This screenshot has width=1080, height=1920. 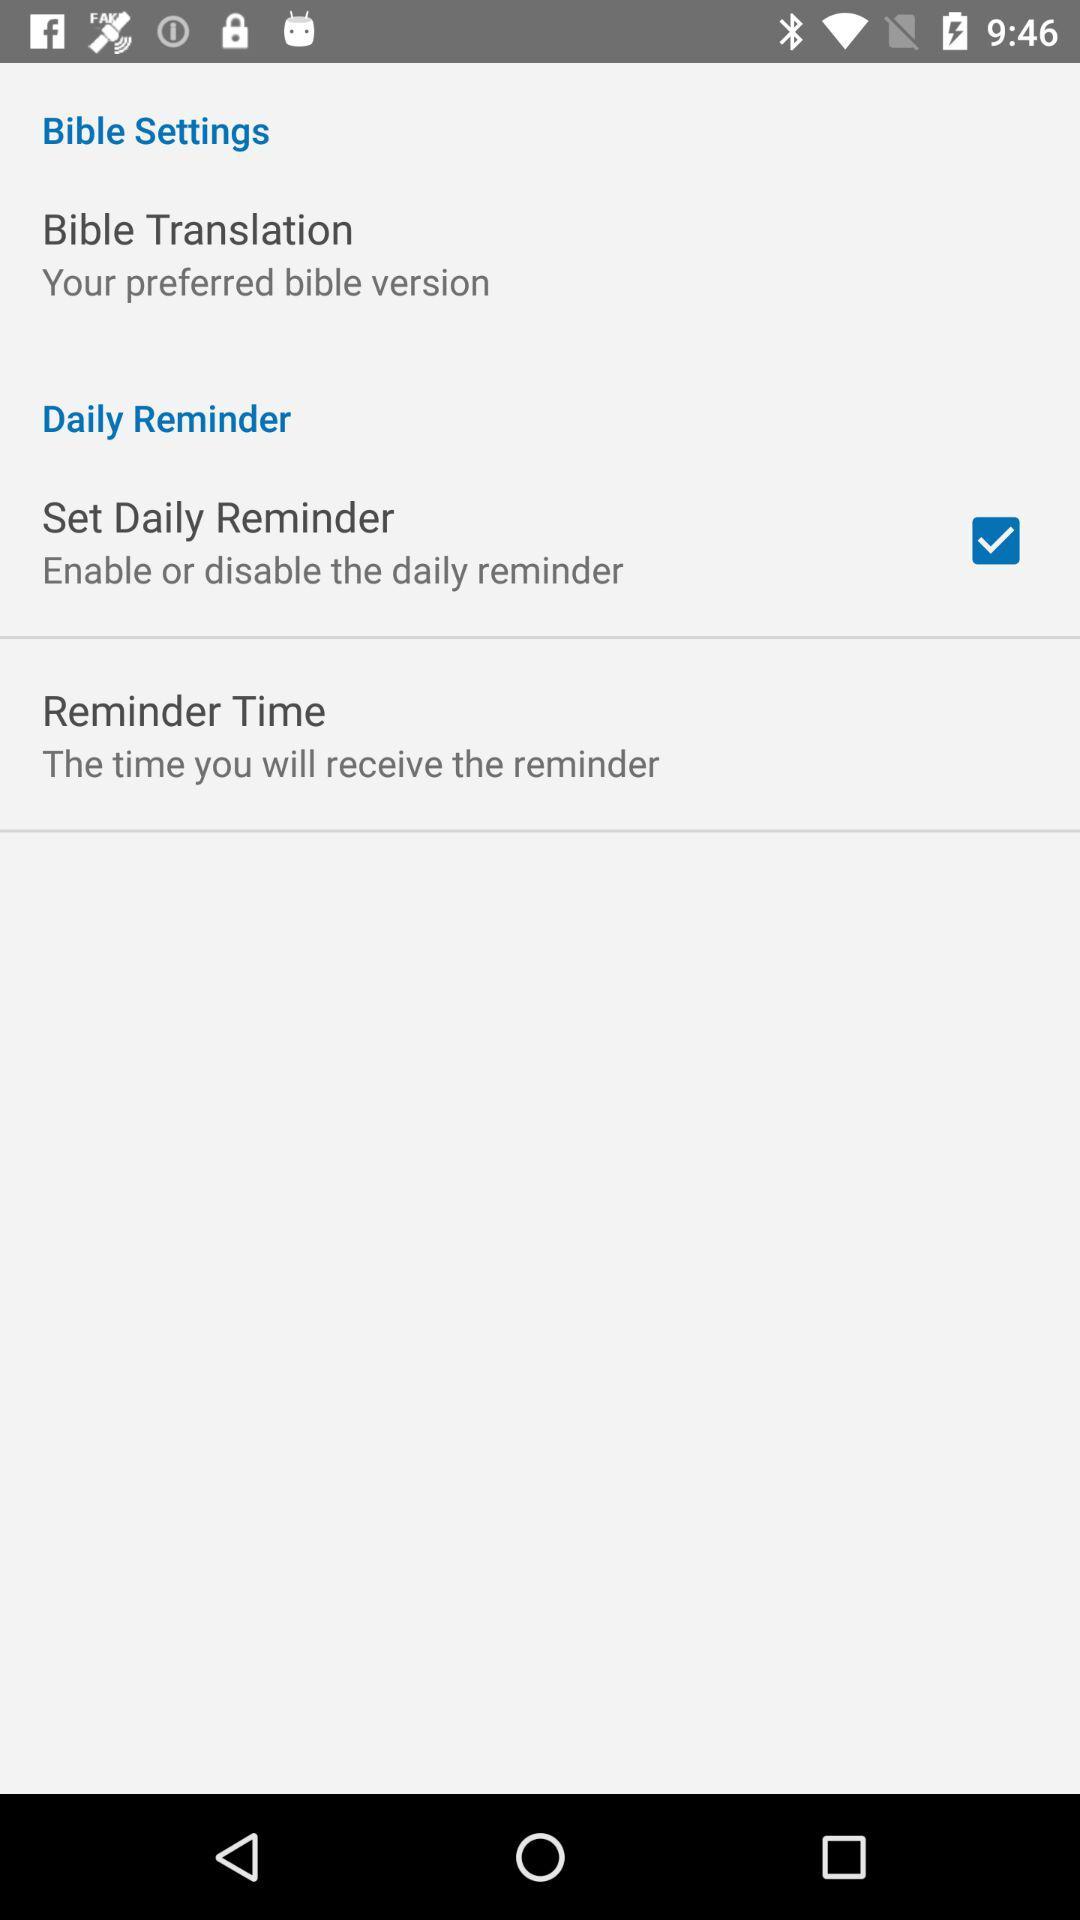 What do you see at coordinates (265, 280) in the screenshot?
I see `item above daily reminder icon` at bounding box center [265, 280].